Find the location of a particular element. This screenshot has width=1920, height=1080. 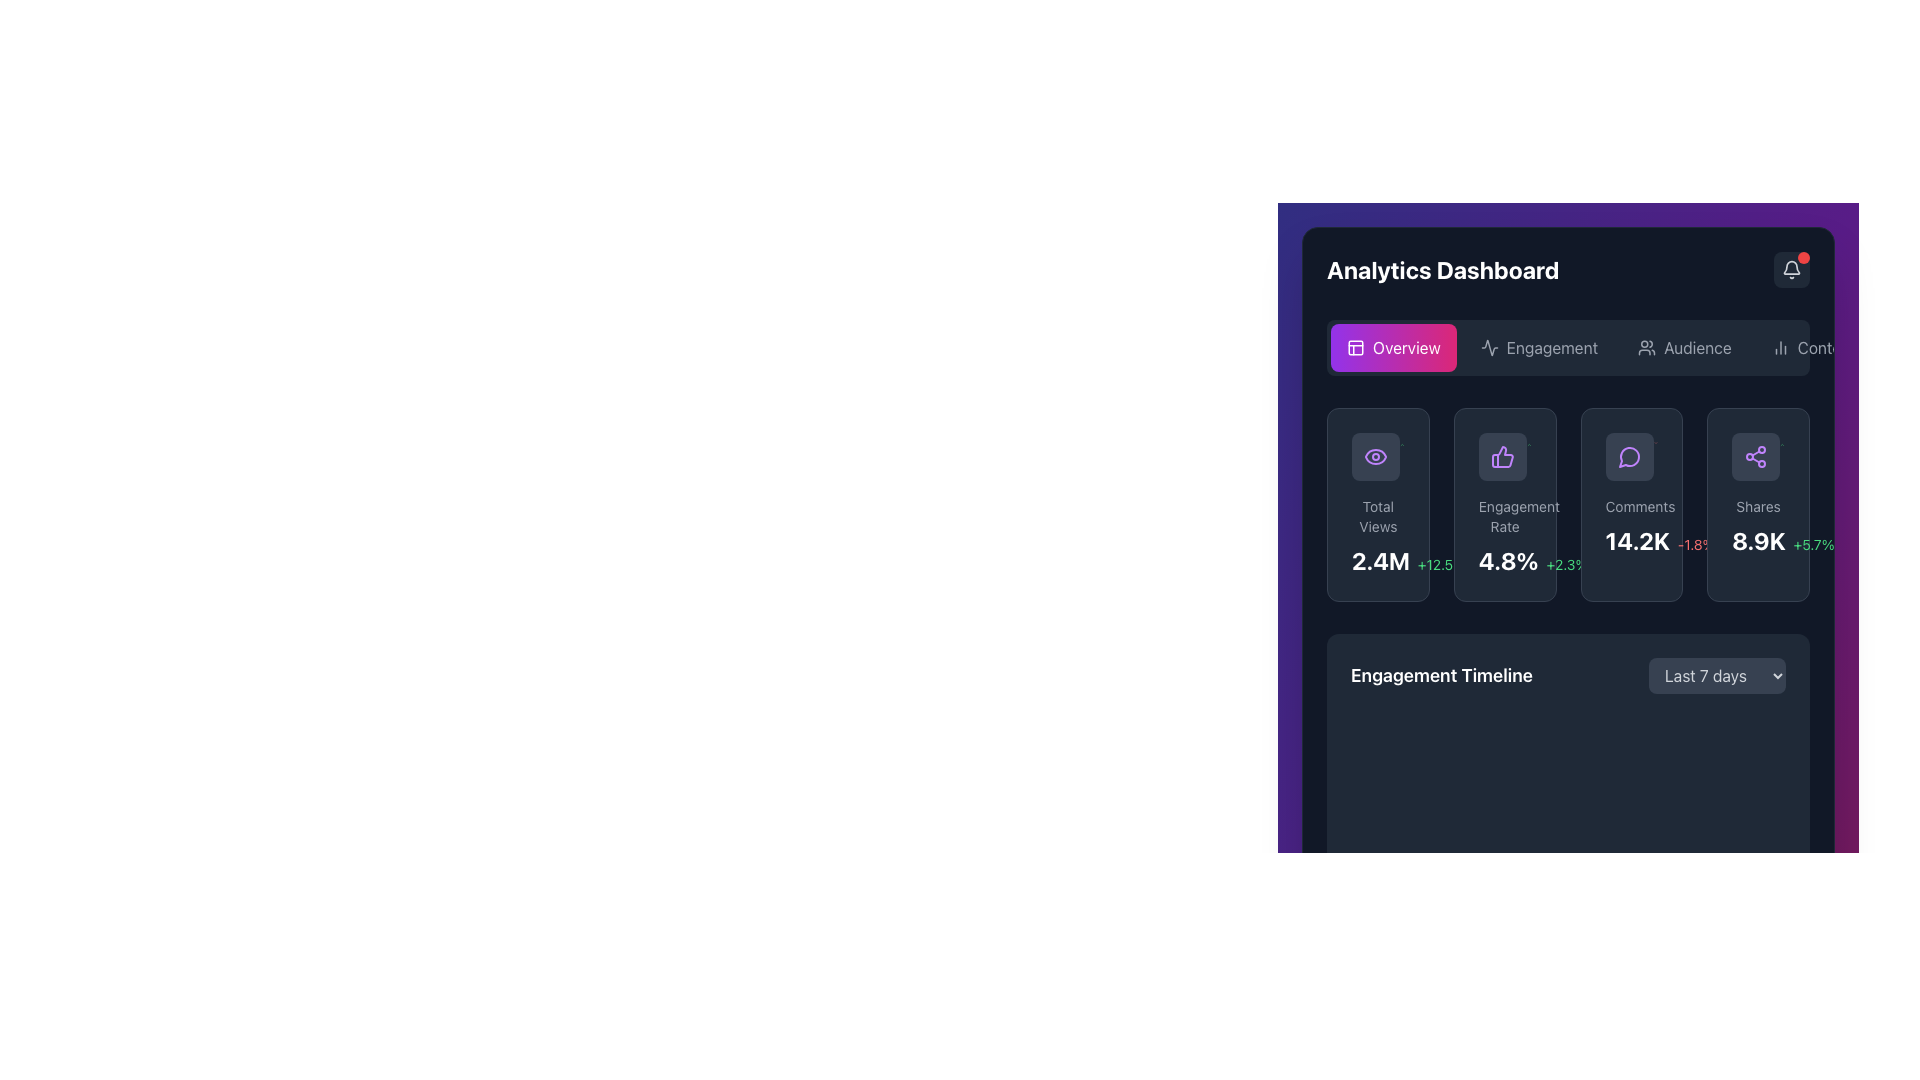

the circular purple outlined eye icon located at the top-left corner of the 'Total Views' card on the dashboard is located at coordinates (1377, 456).